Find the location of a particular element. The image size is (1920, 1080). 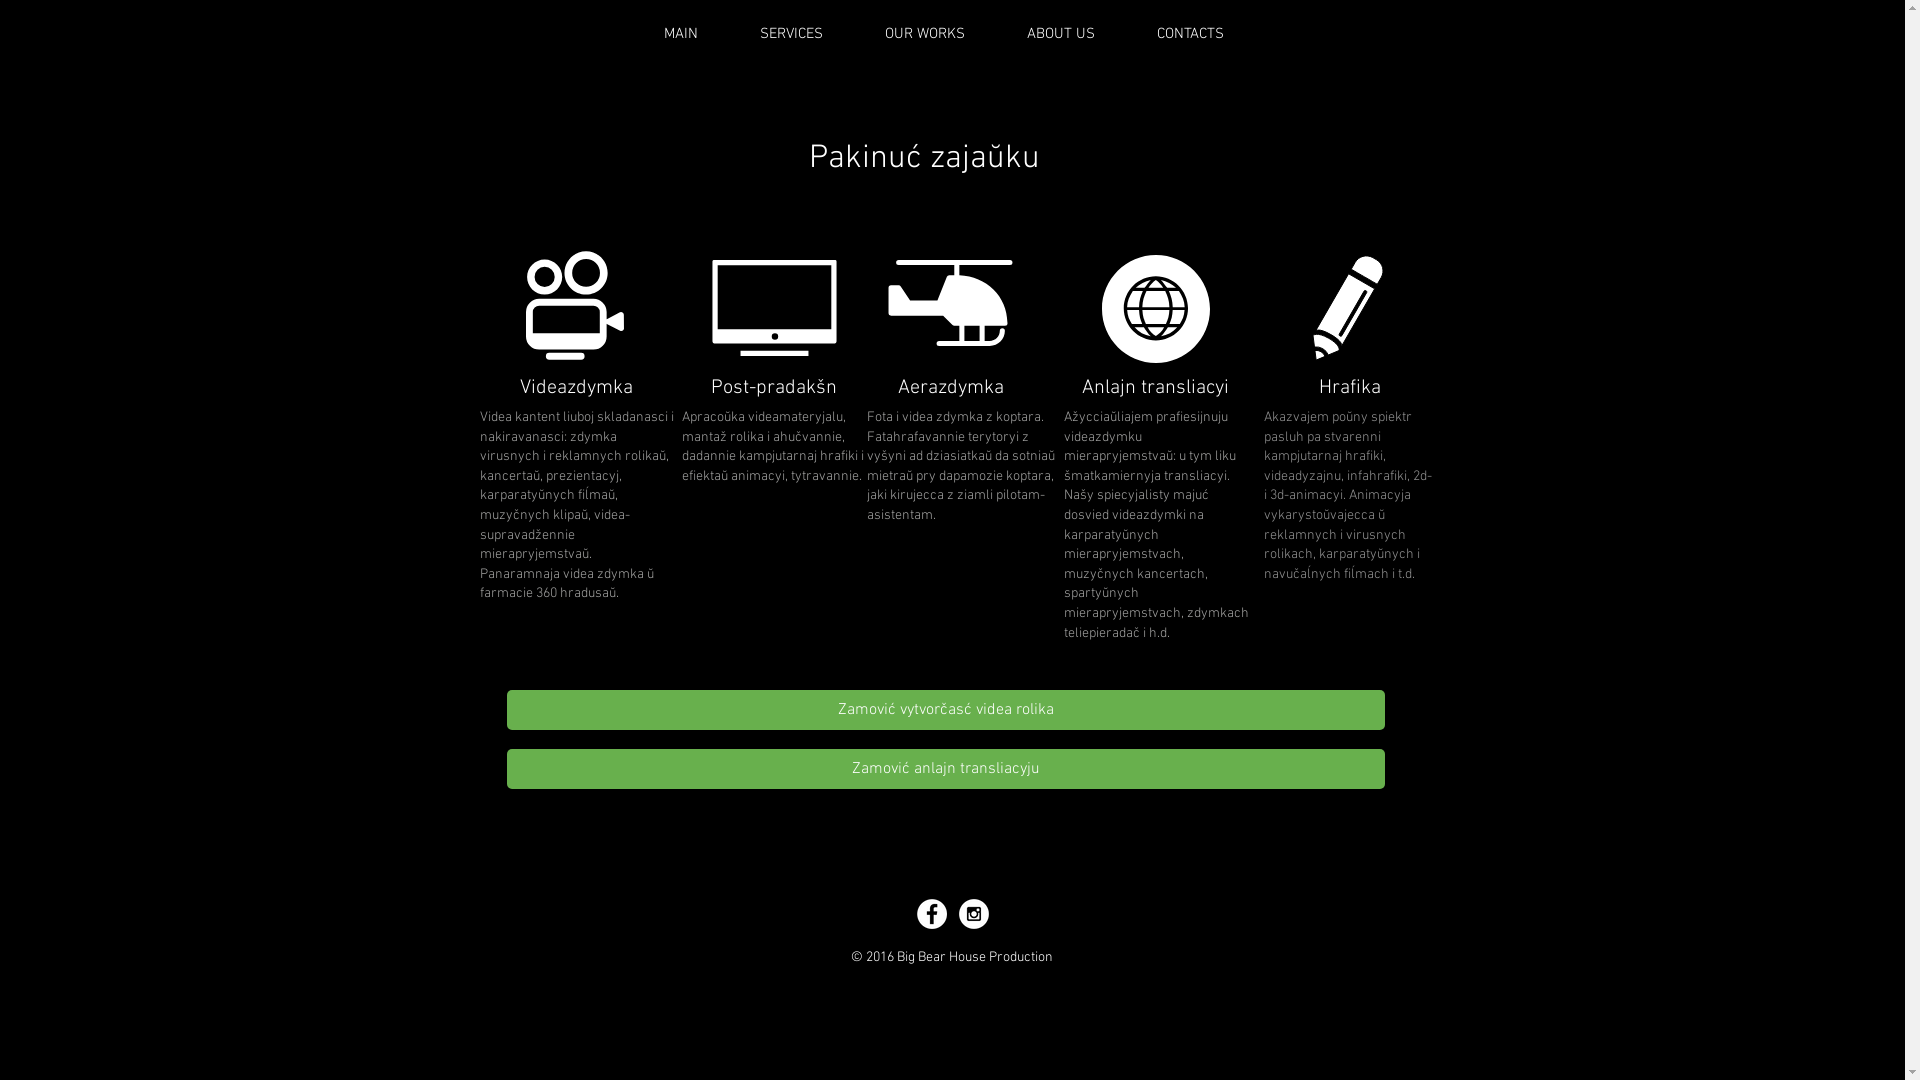

'MAIN' is located at coordinates (680, 34).